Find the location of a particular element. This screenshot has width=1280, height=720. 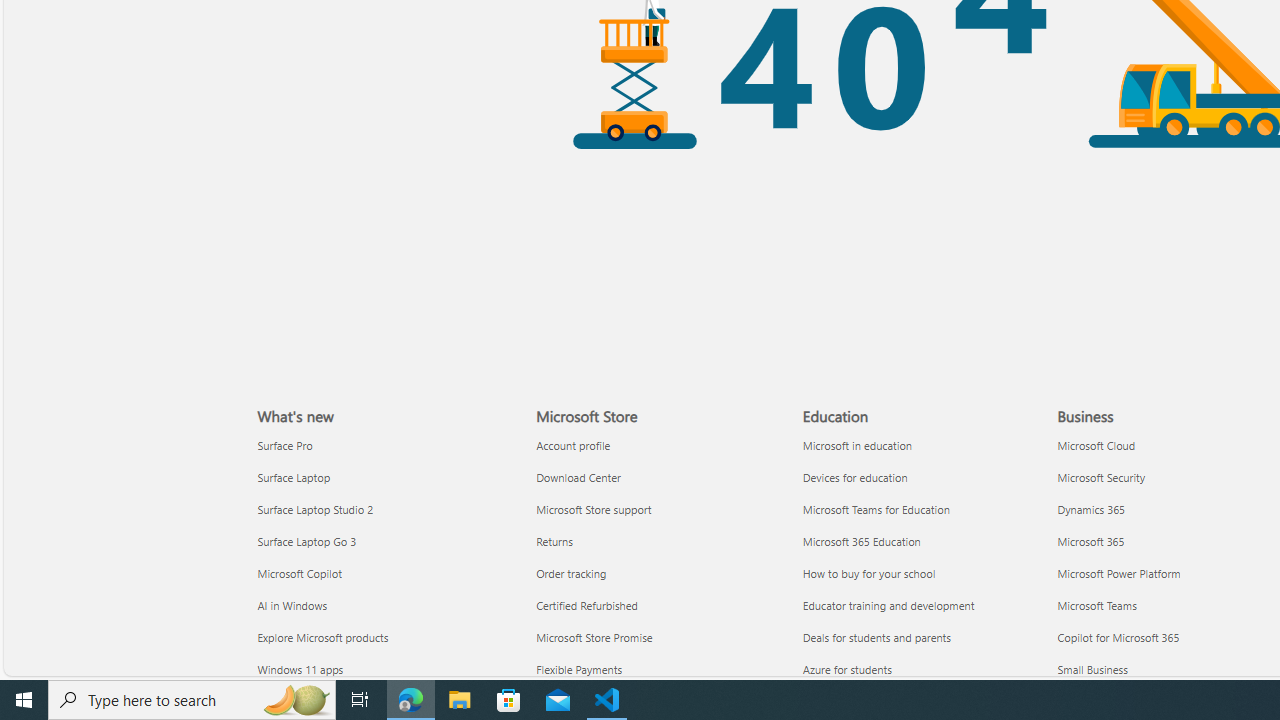

'Download Center Microsoft Store' is located at coordinates (577, 477).